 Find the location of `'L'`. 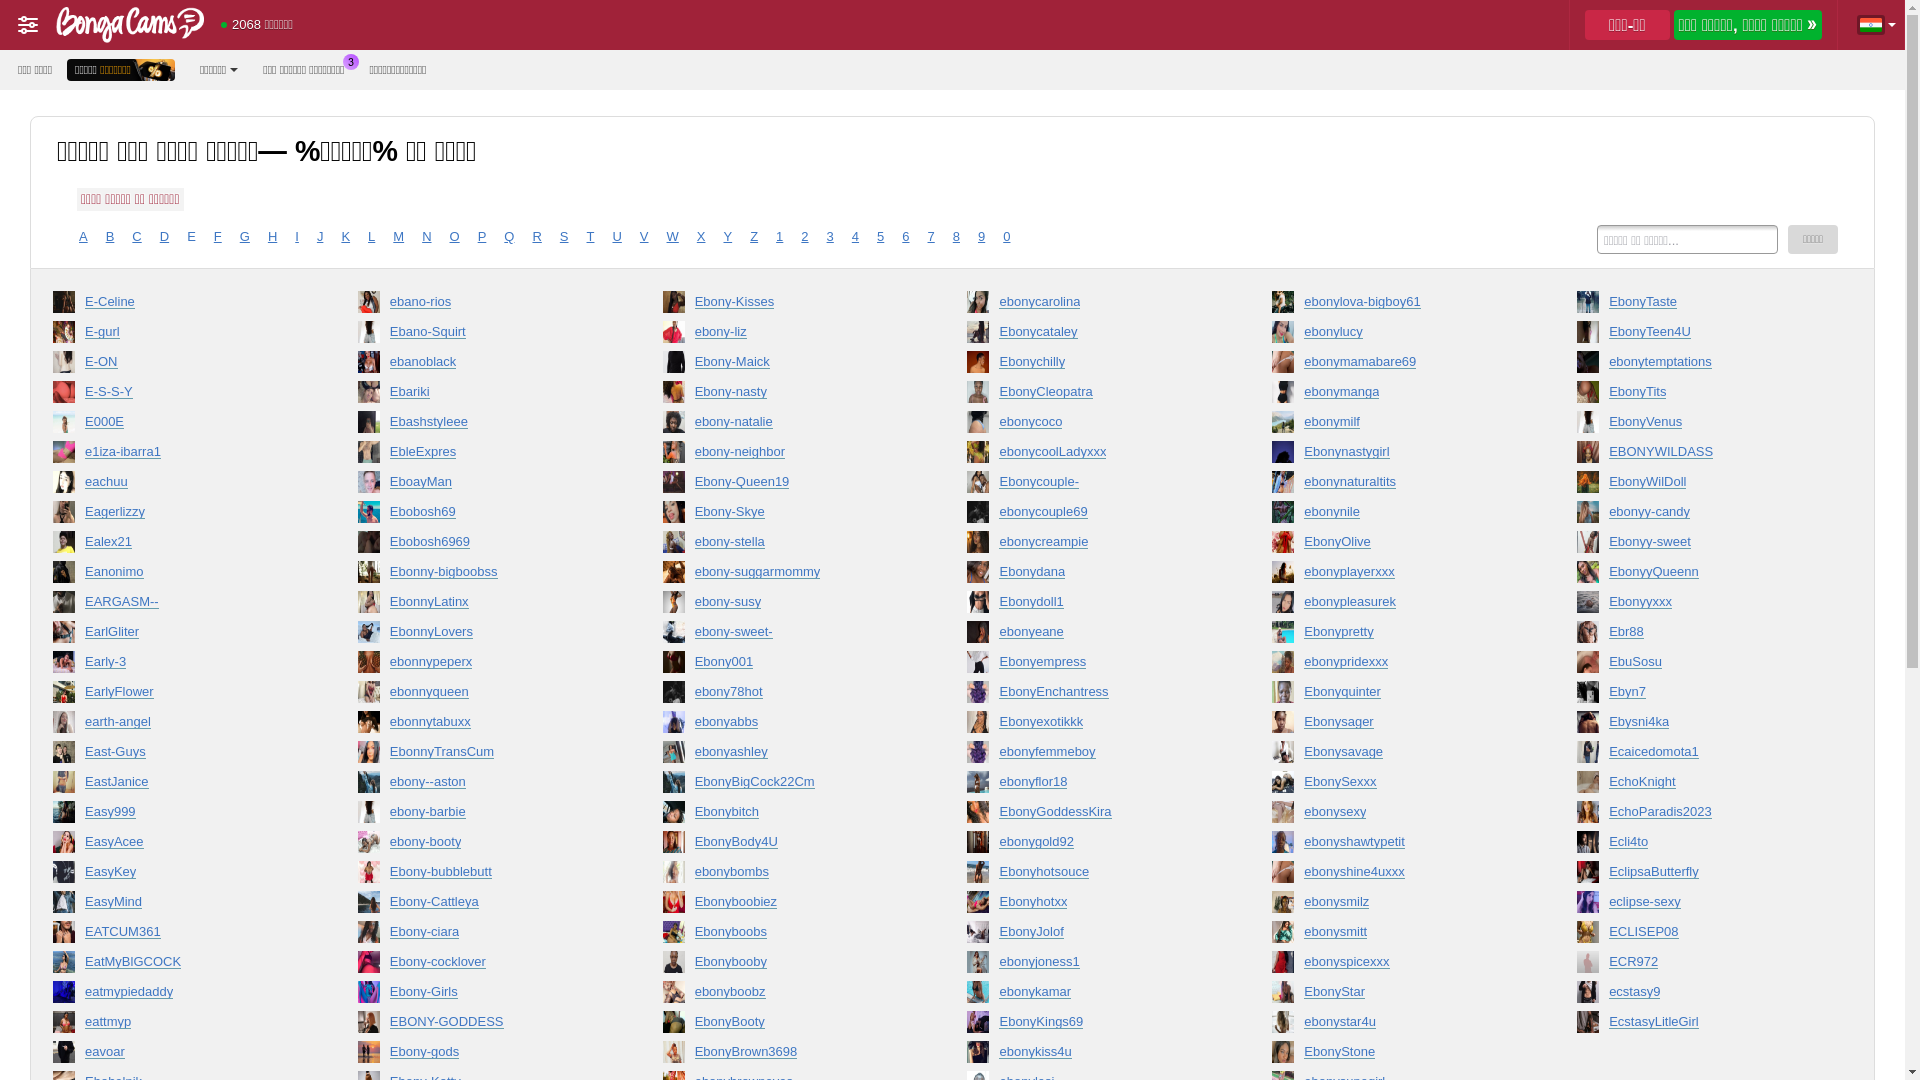

'L' is located at coordinates (371, 235).